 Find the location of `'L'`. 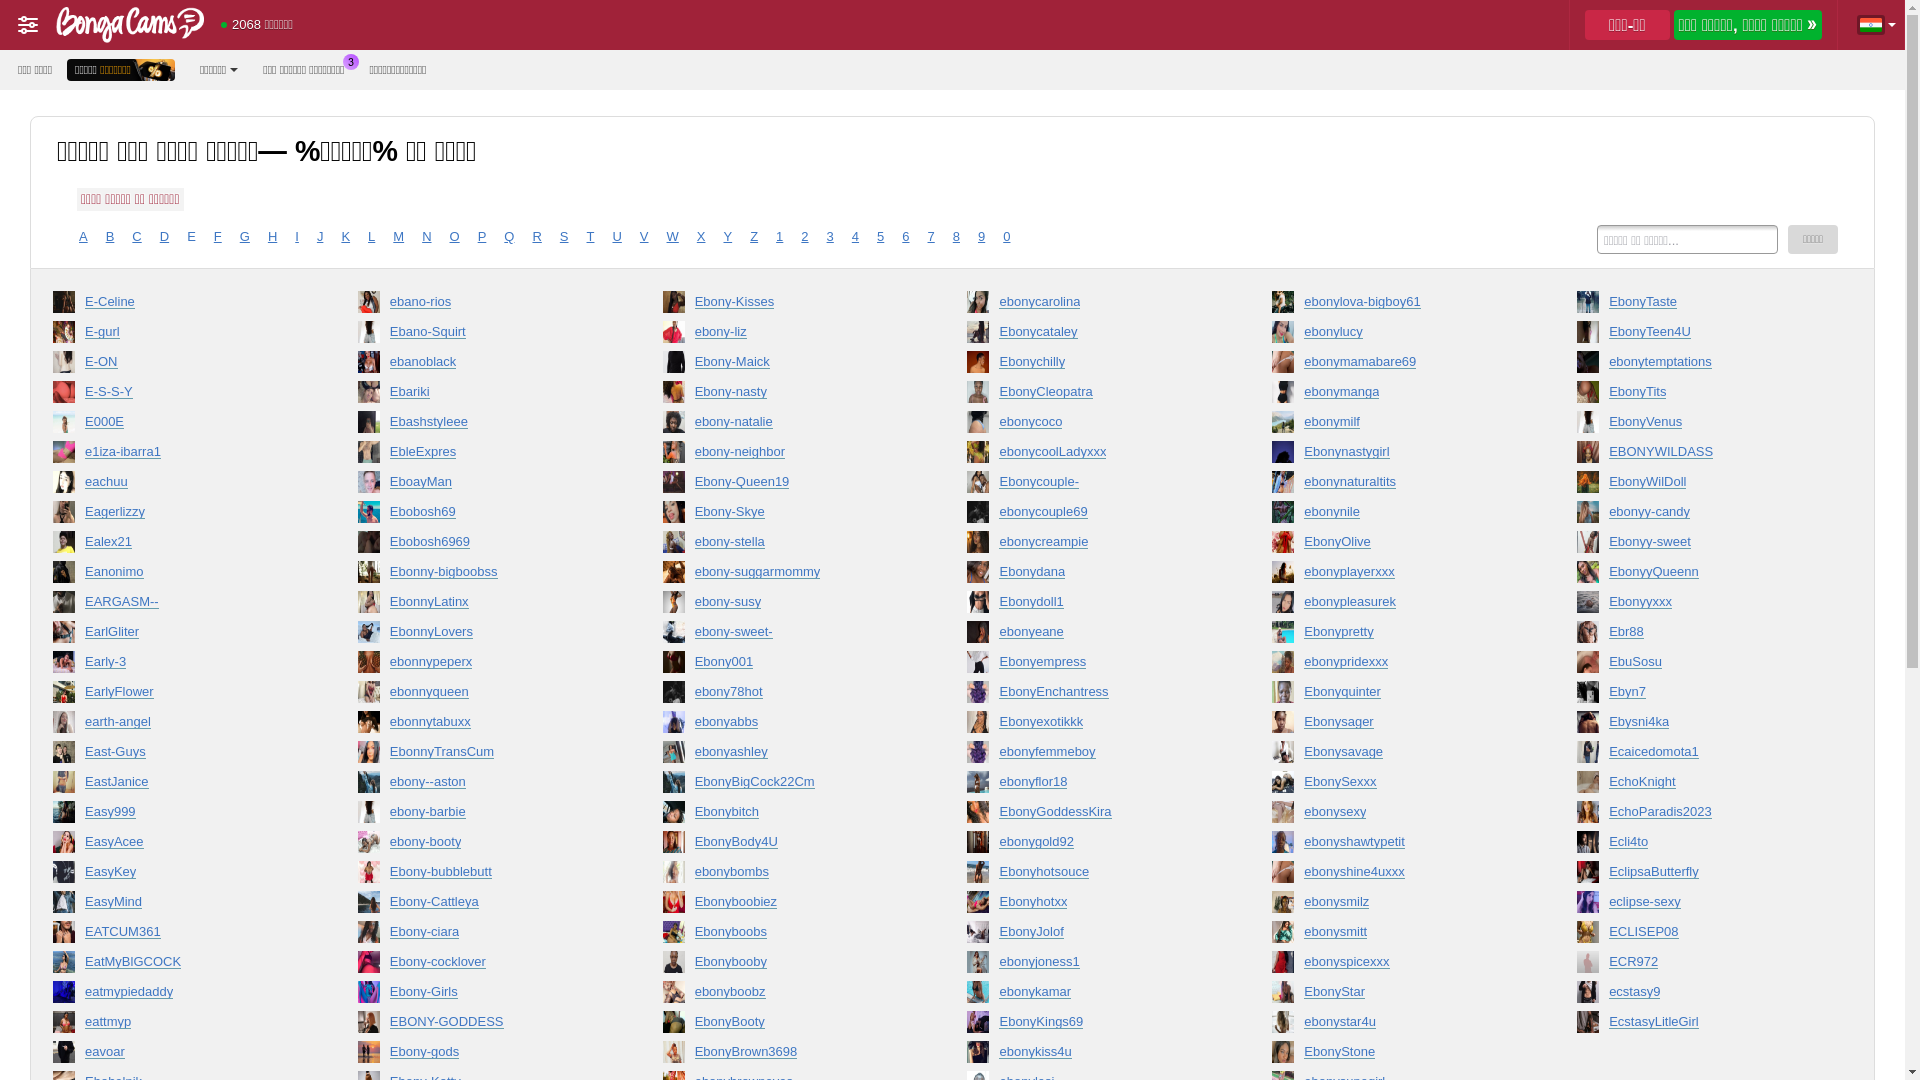

'L' is located at coordinates (371, 235).